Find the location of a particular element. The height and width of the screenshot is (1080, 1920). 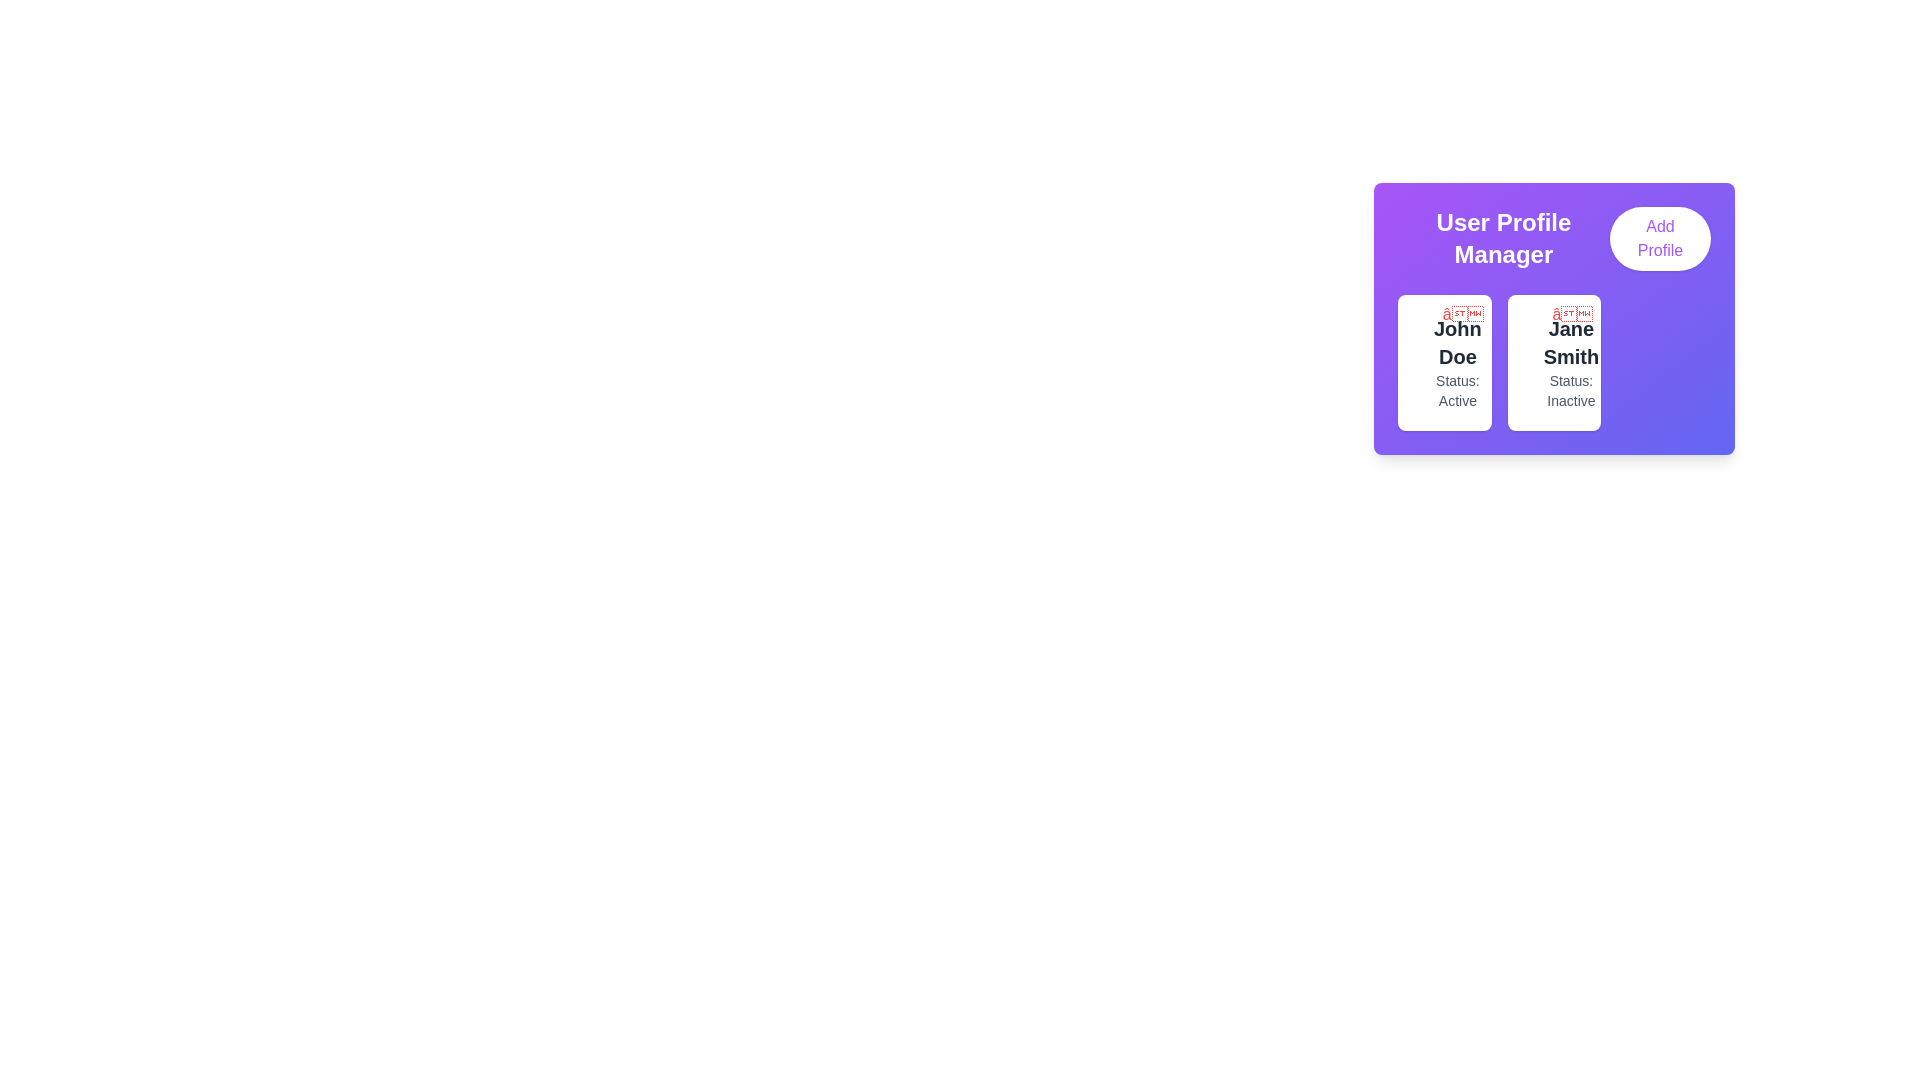

the static text label that indicates the current status of the user, located below the 'John Doe' label in the first card of the 'User Profile Manager' panel is located at coordinates (1457, 390).